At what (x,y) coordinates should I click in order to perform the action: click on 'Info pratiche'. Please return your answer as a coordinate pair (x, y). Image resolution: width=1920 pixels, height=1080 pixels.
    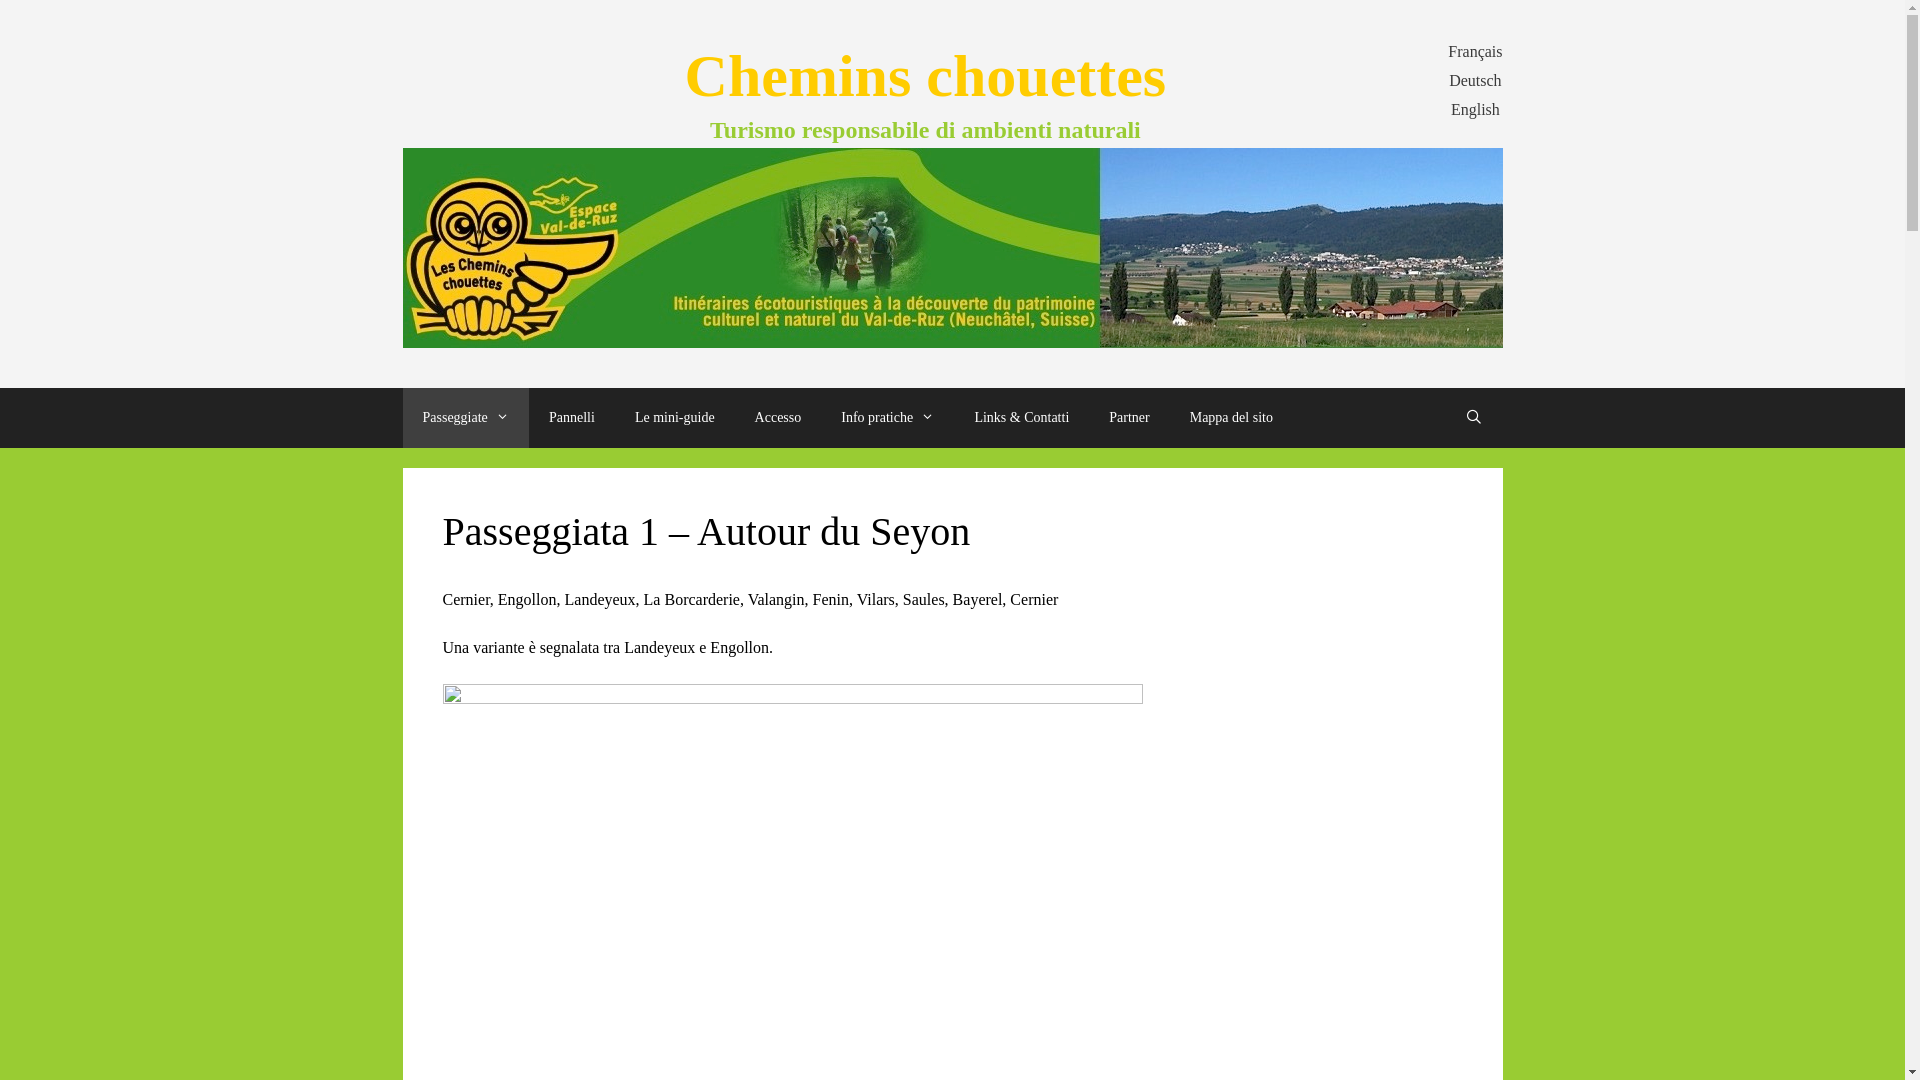
    Looking at the image, I should click on (886, 416).